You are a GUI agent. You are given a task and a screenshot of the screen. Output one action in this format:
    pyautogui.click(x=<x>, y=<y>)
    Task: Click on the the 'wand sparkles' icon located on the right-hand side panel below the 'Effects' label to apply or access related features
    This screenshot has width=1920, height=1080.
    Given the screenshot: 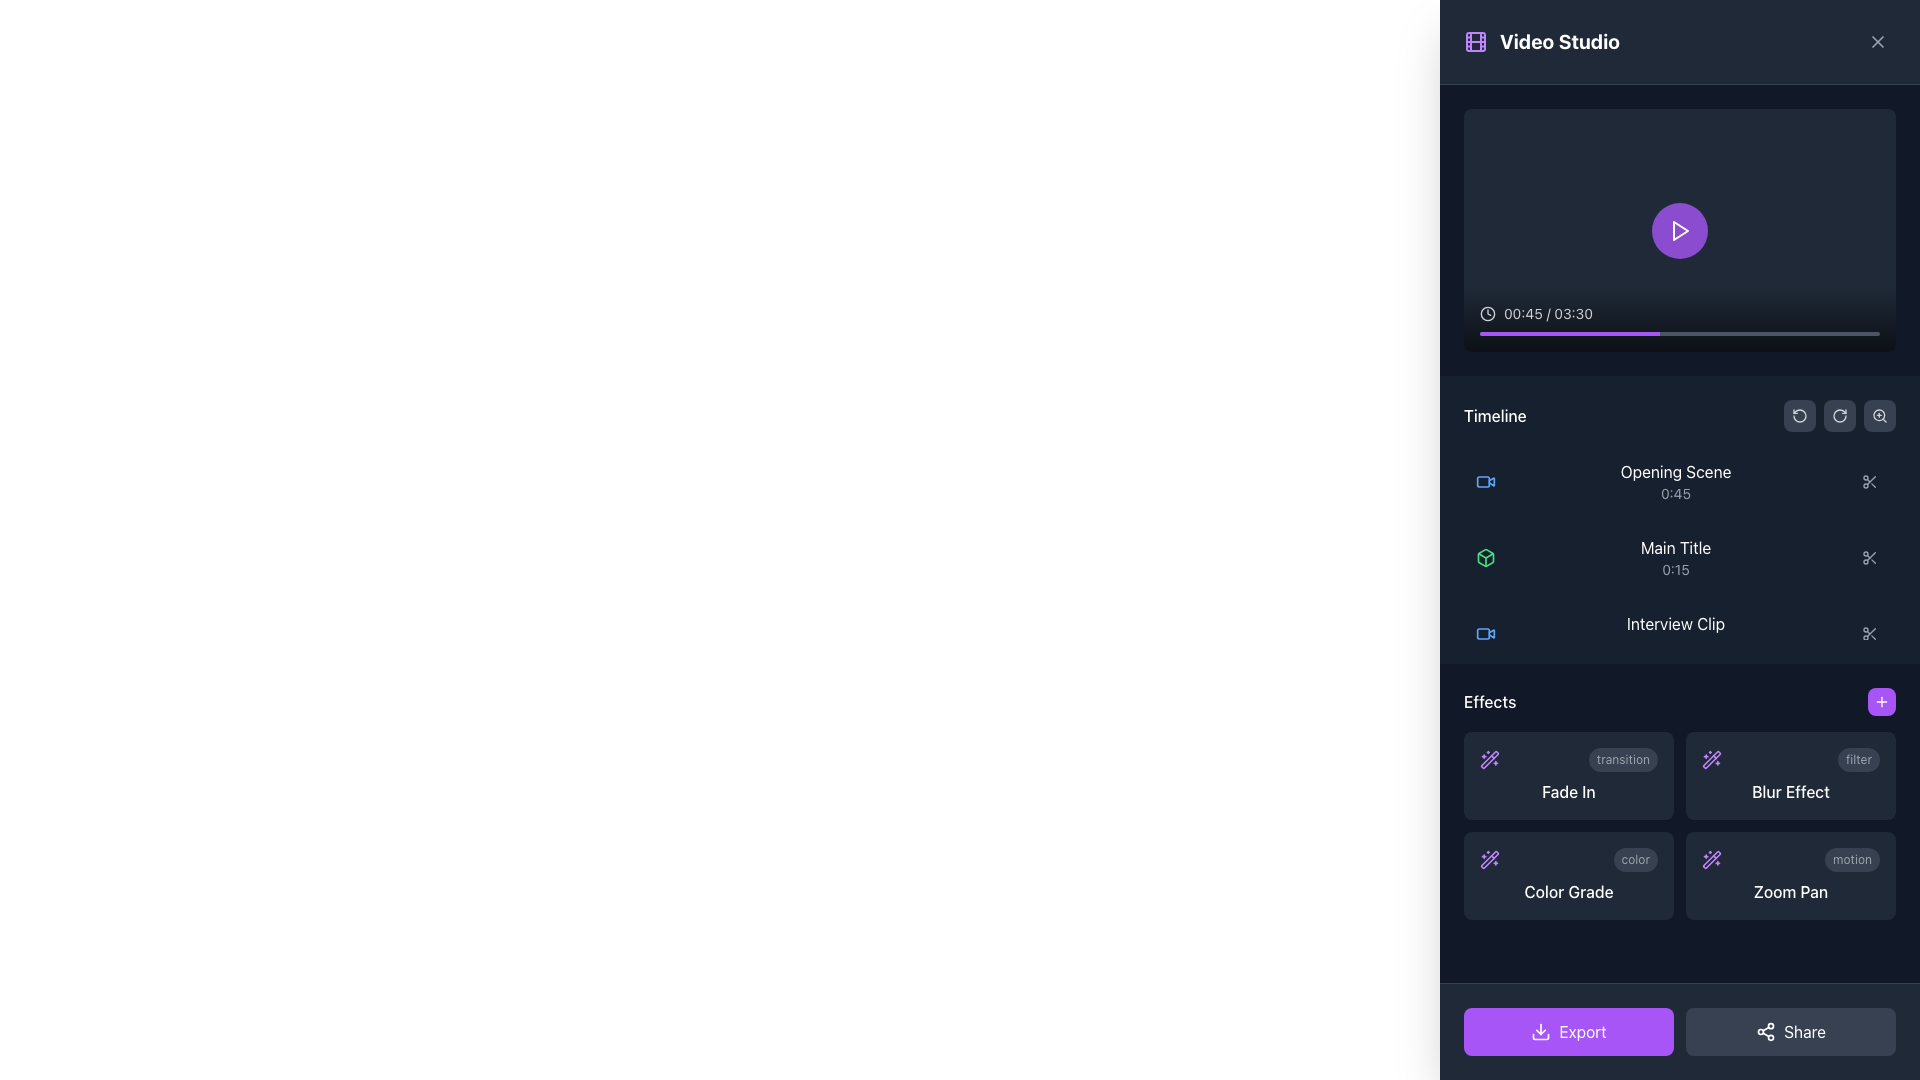 What is the action you would take?
    pyautogui.click(x=1489, y=859)
    